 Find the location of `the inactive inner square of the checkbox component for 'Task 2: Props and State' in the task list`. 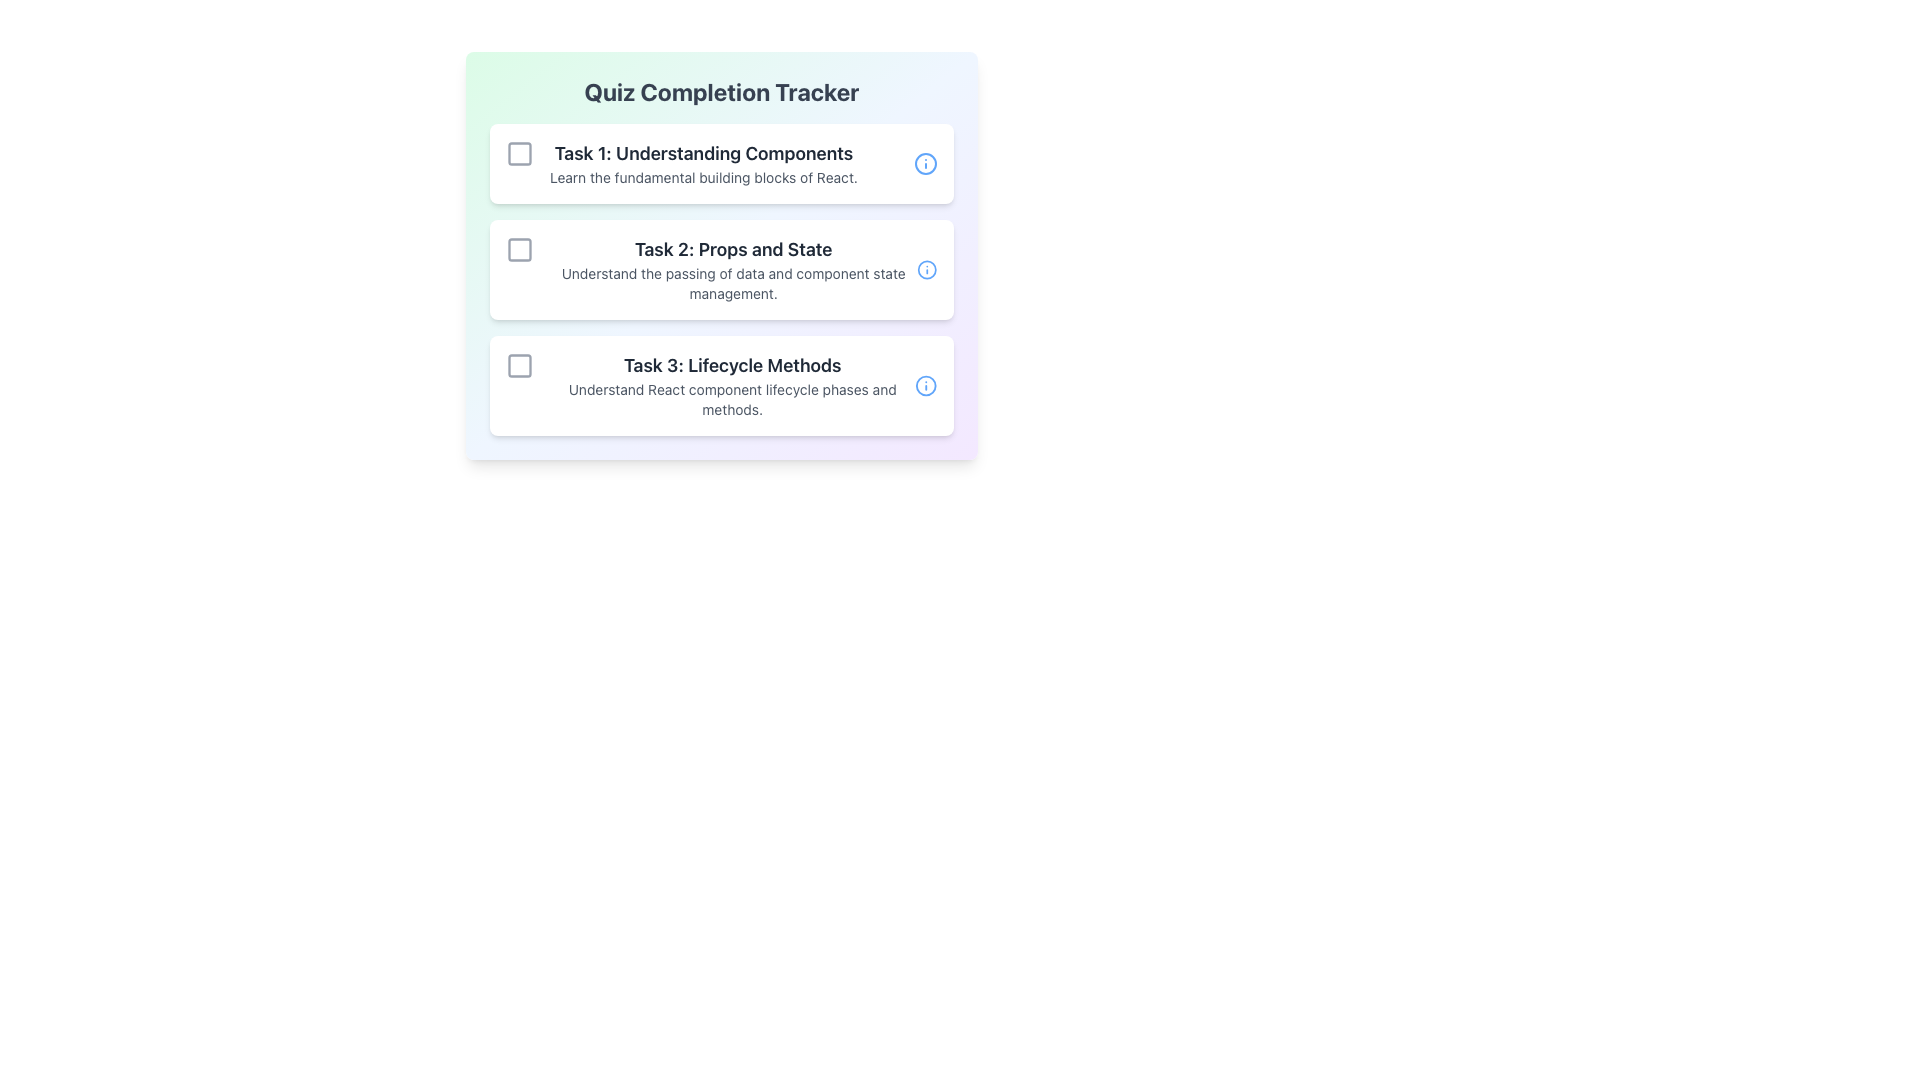

the inactive inner square of the checkbox component for 'Task 2: Props and State' in the task list is located at coordinates (519, 249).